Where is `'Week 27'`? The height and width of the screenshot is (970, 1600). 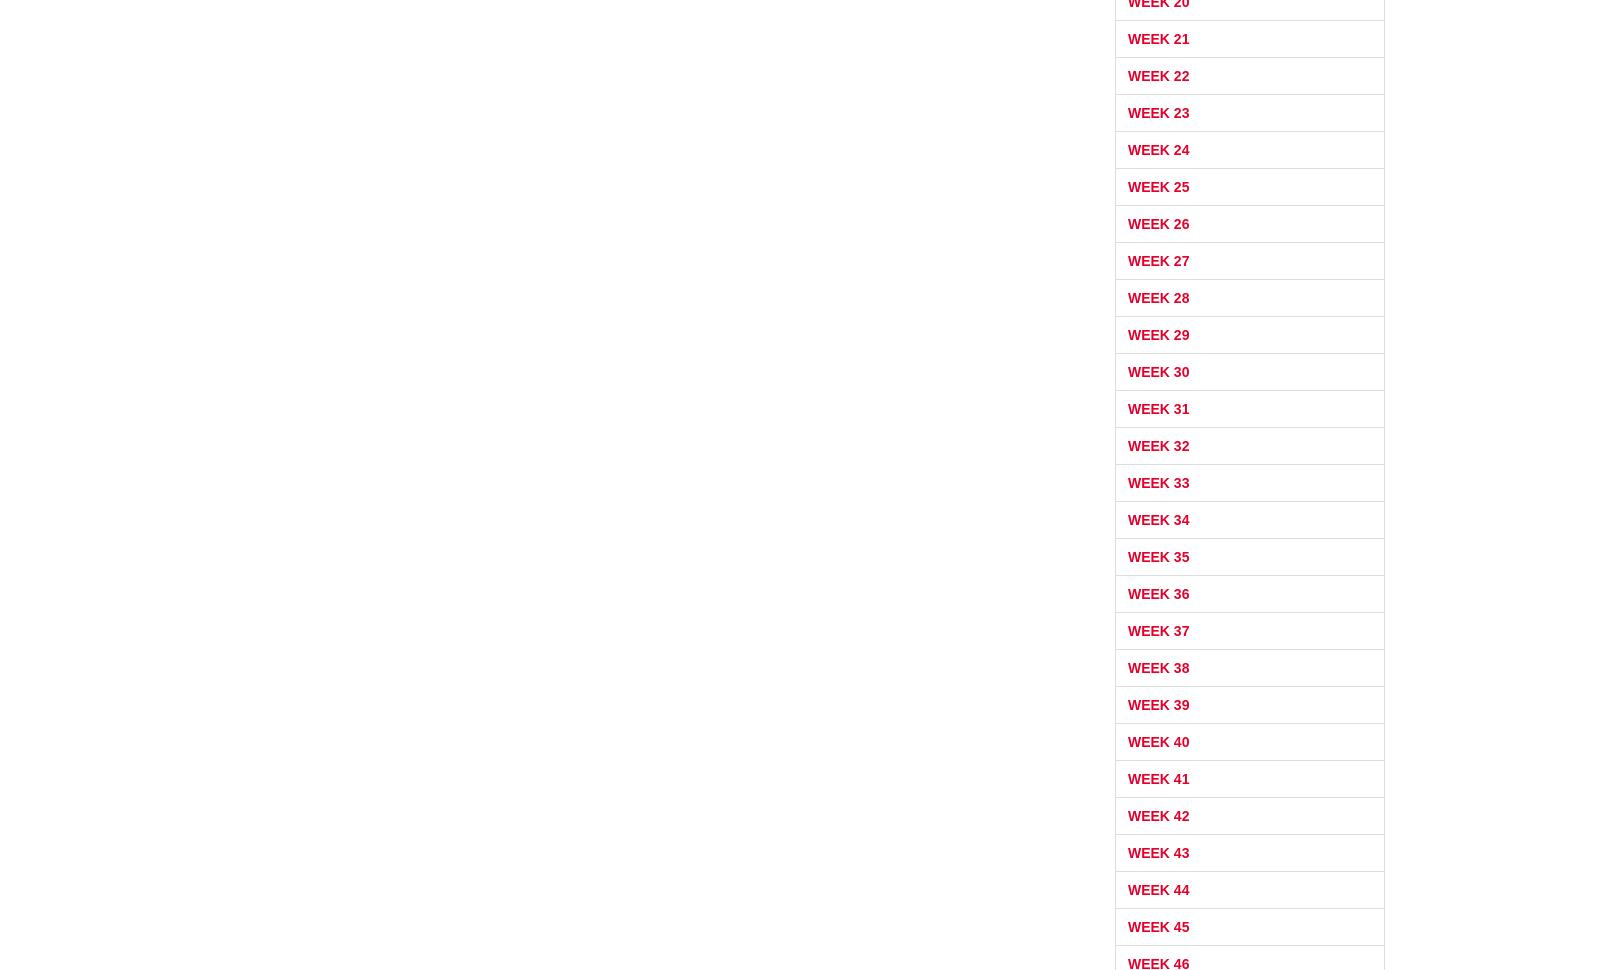
'Week 27' is located at coordinates (1158, 258).